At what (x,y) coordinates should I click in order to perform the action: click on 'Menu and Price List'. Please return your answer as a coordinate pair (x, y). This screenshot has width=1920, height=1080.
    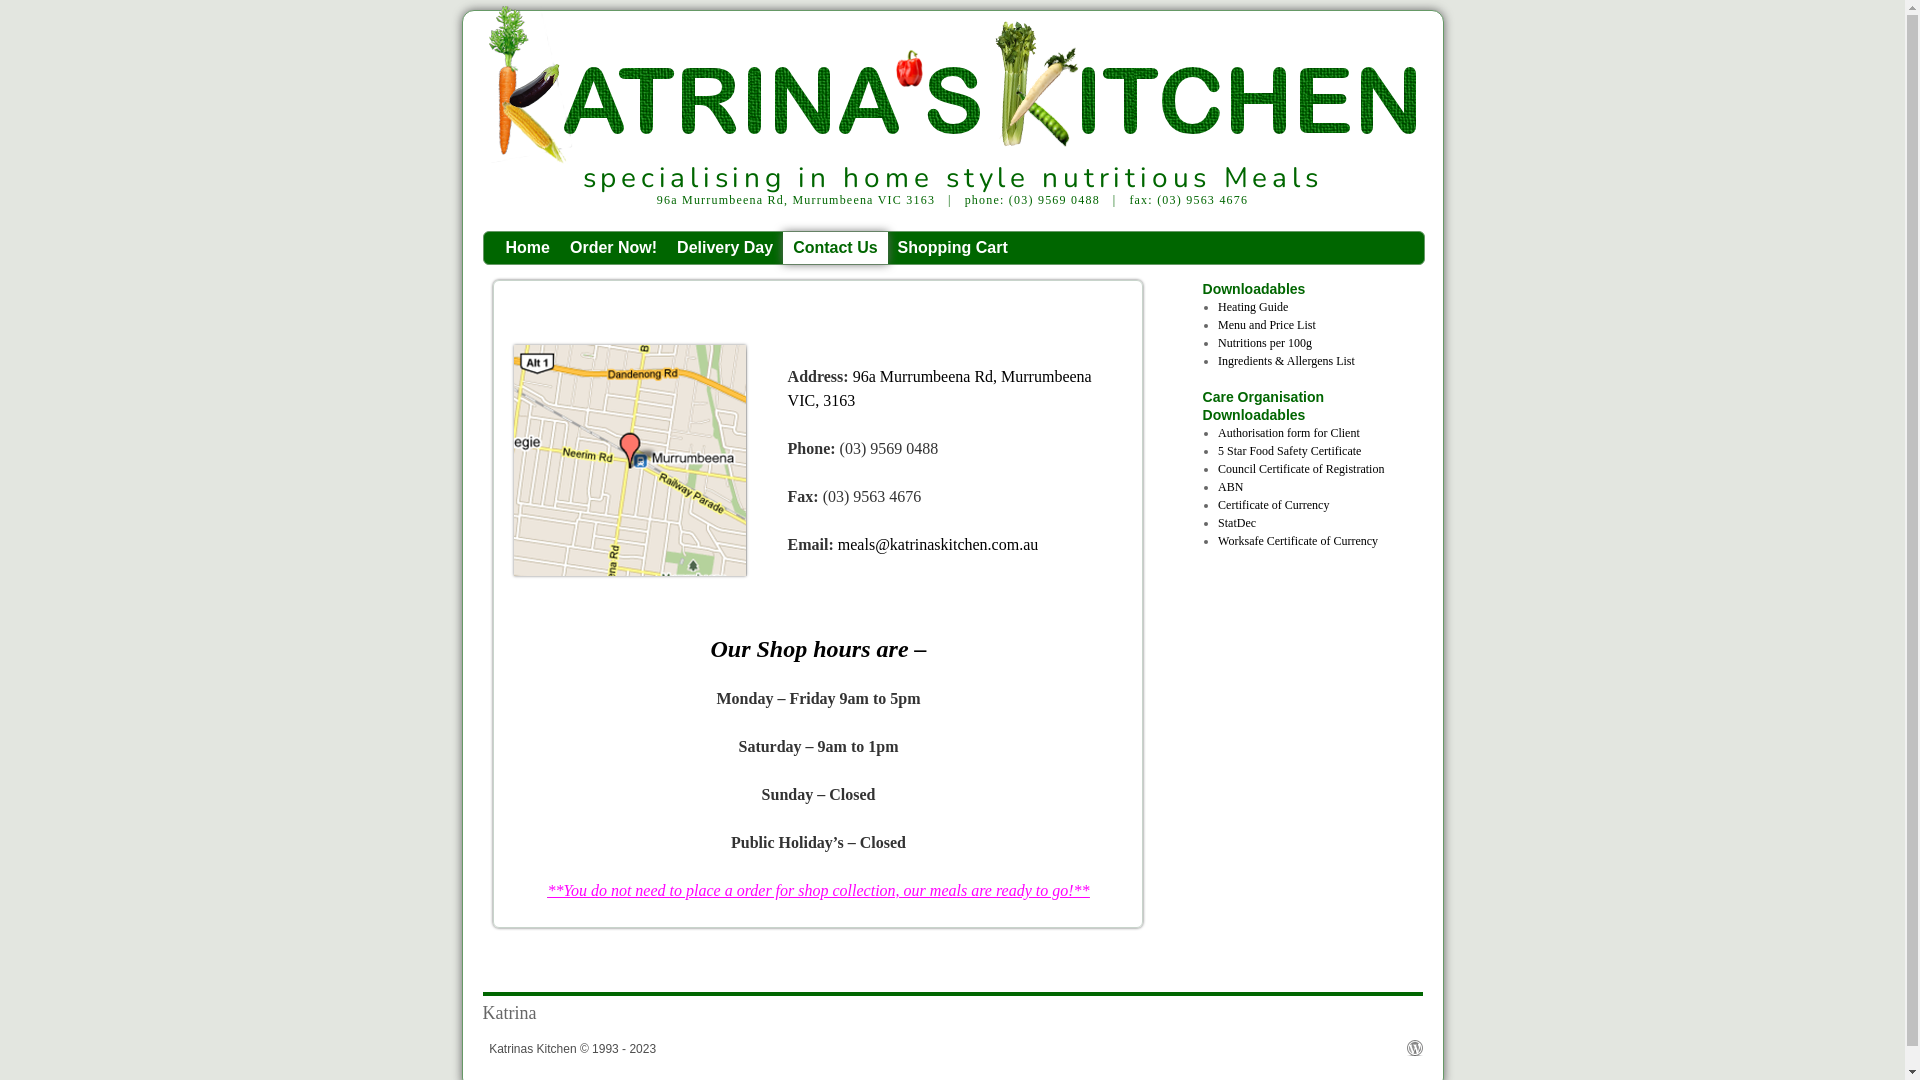
    Looking at the image, I should click on (1266, 323).